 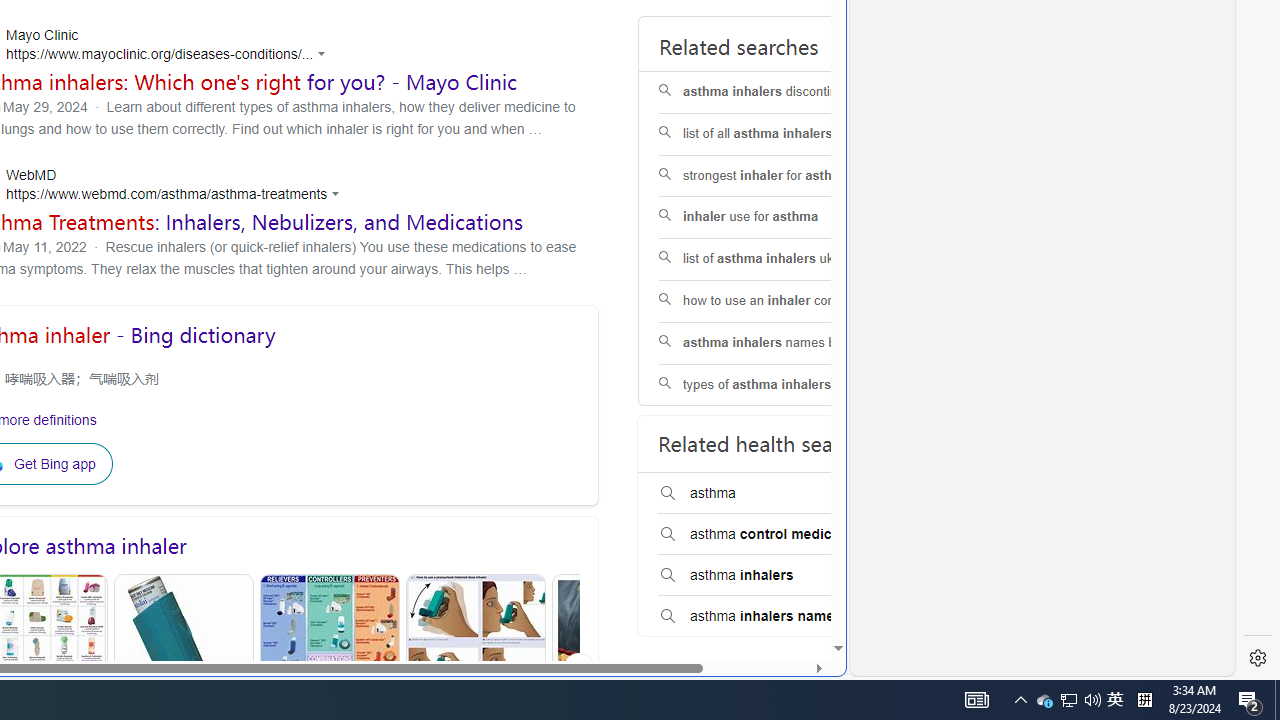 What do you see at coordinates (784, 576) in the screenshot?
I see `'asthma inhalers'` at bounding box center [784, 576].